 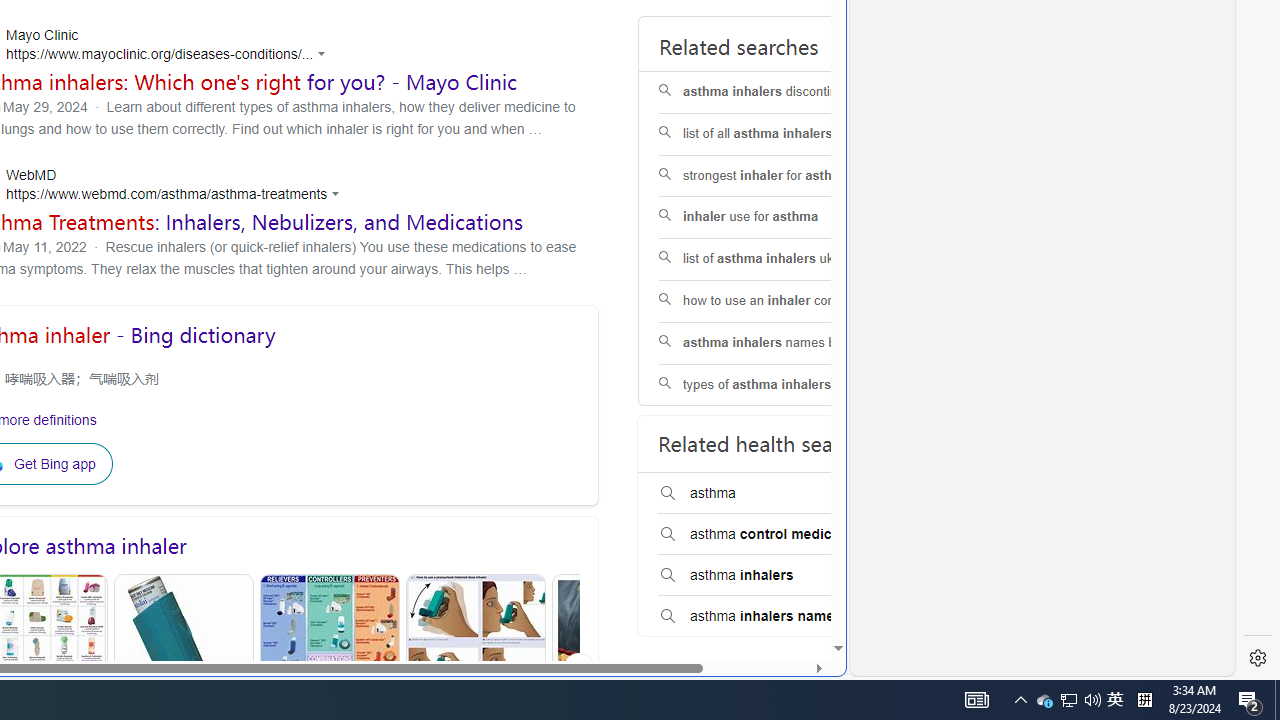 What do you see at coordinates (784, 576) in the screenshot?
I see `'asthma inhalers'` at bounding box center [784, 576].